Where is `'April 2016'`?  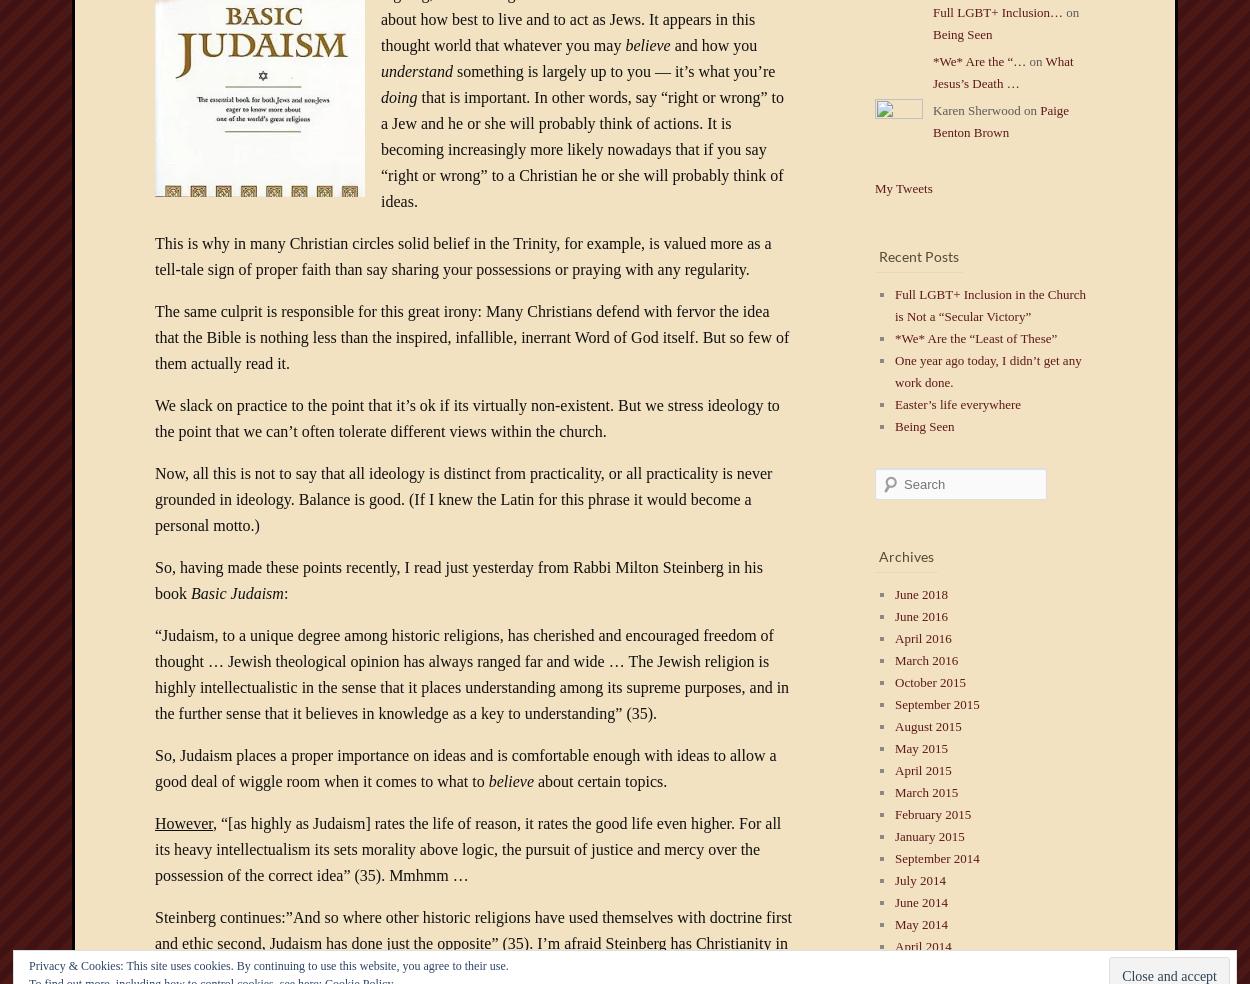
'April 2016' is located at coordinates (922, 638).